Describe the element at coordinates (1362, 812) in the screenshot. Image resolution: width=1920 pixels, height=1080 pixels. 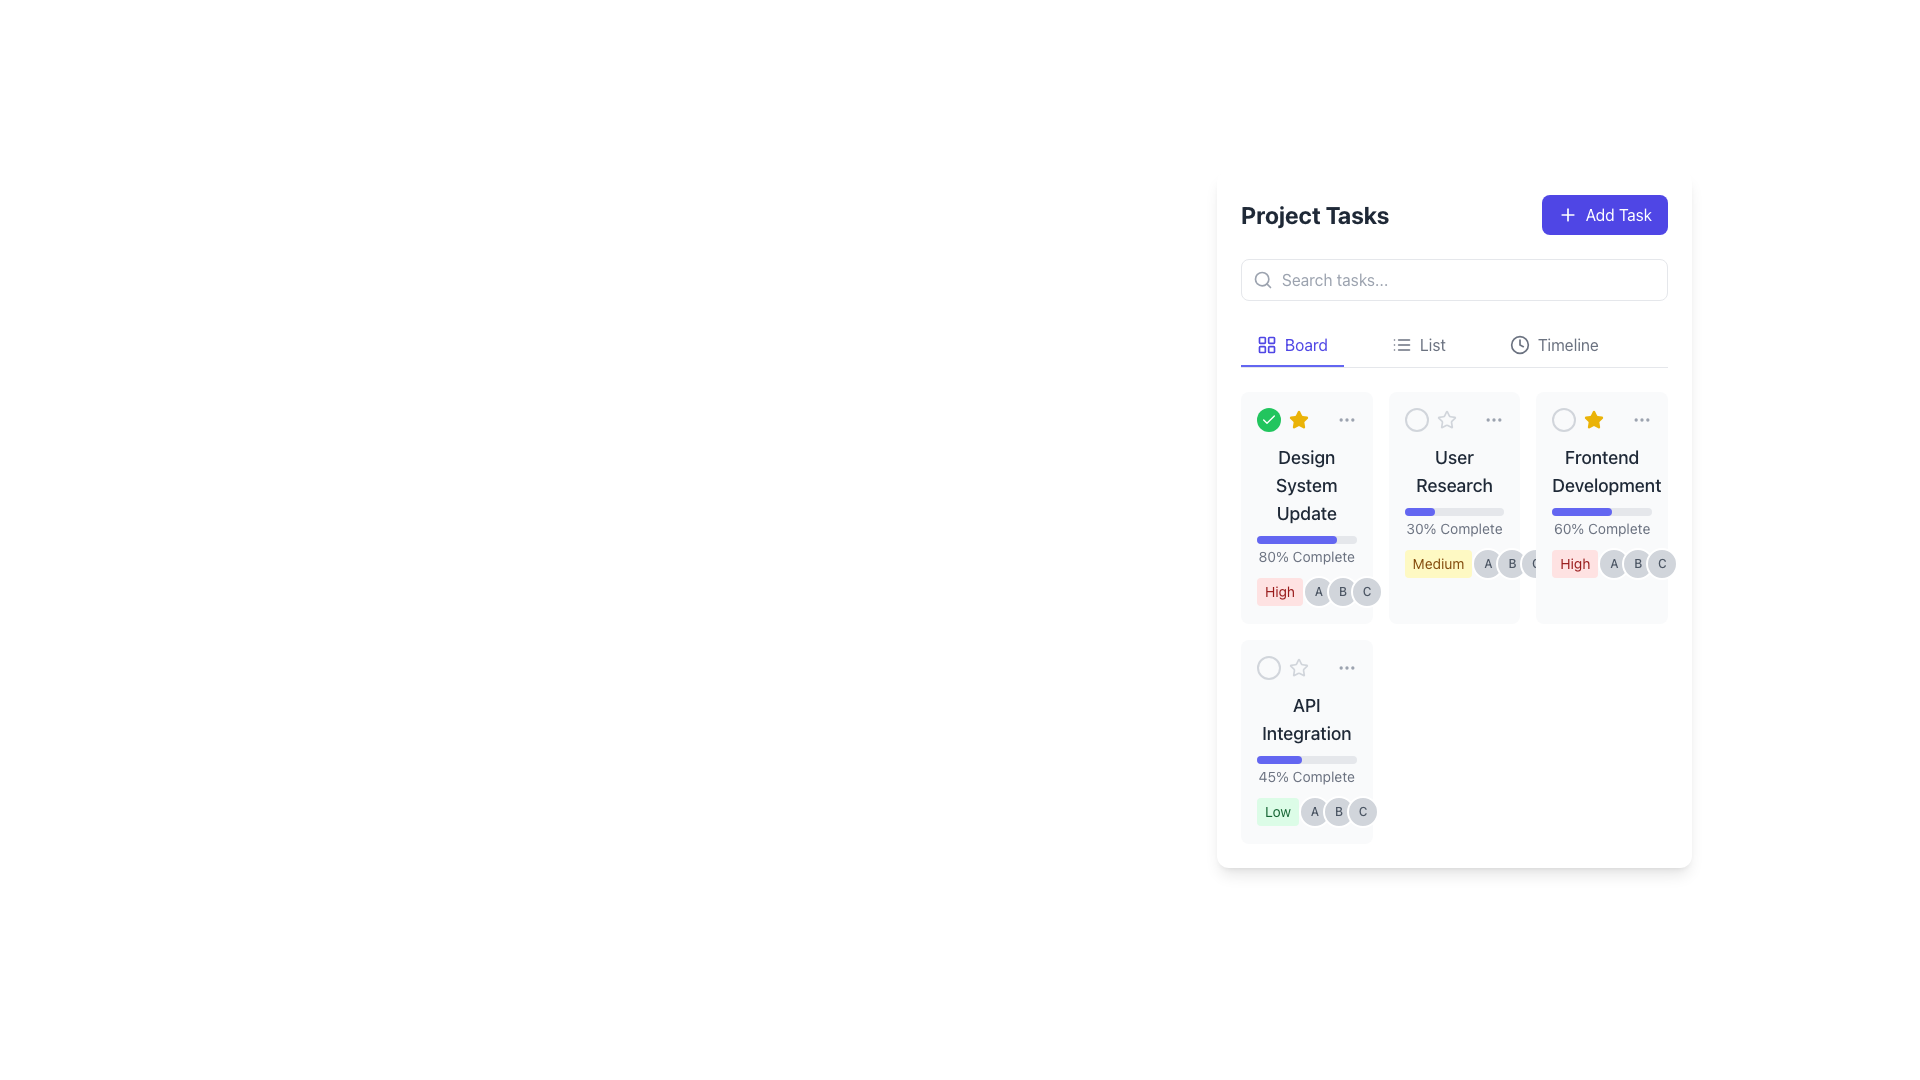
I see `the static icon located at the bottom of the 'API Integration' card, which is the third circular icon in a series of three, positioned to the right of the 'B' icon` at that location.